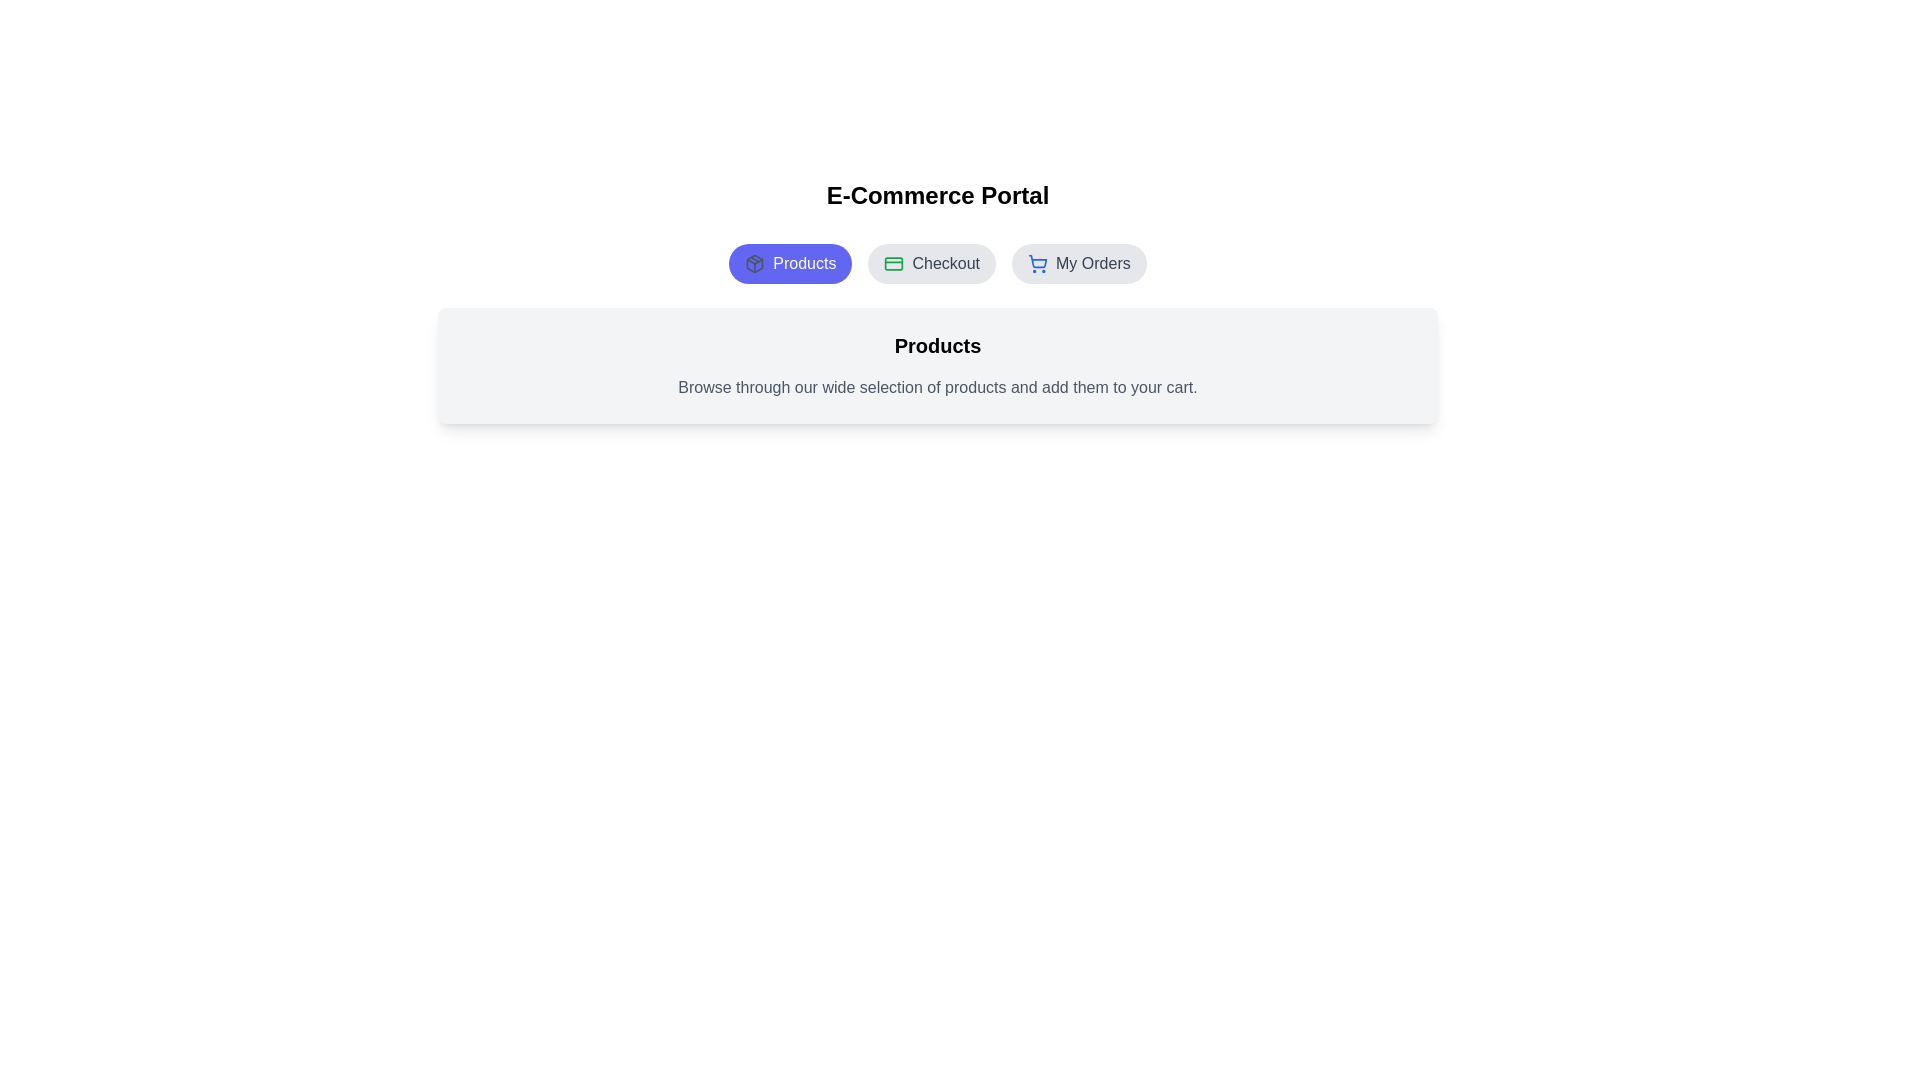 This screenshot has height=1080, width=1920. I want to click on the tab My Orders by clicking its button, so click(1078, 262).